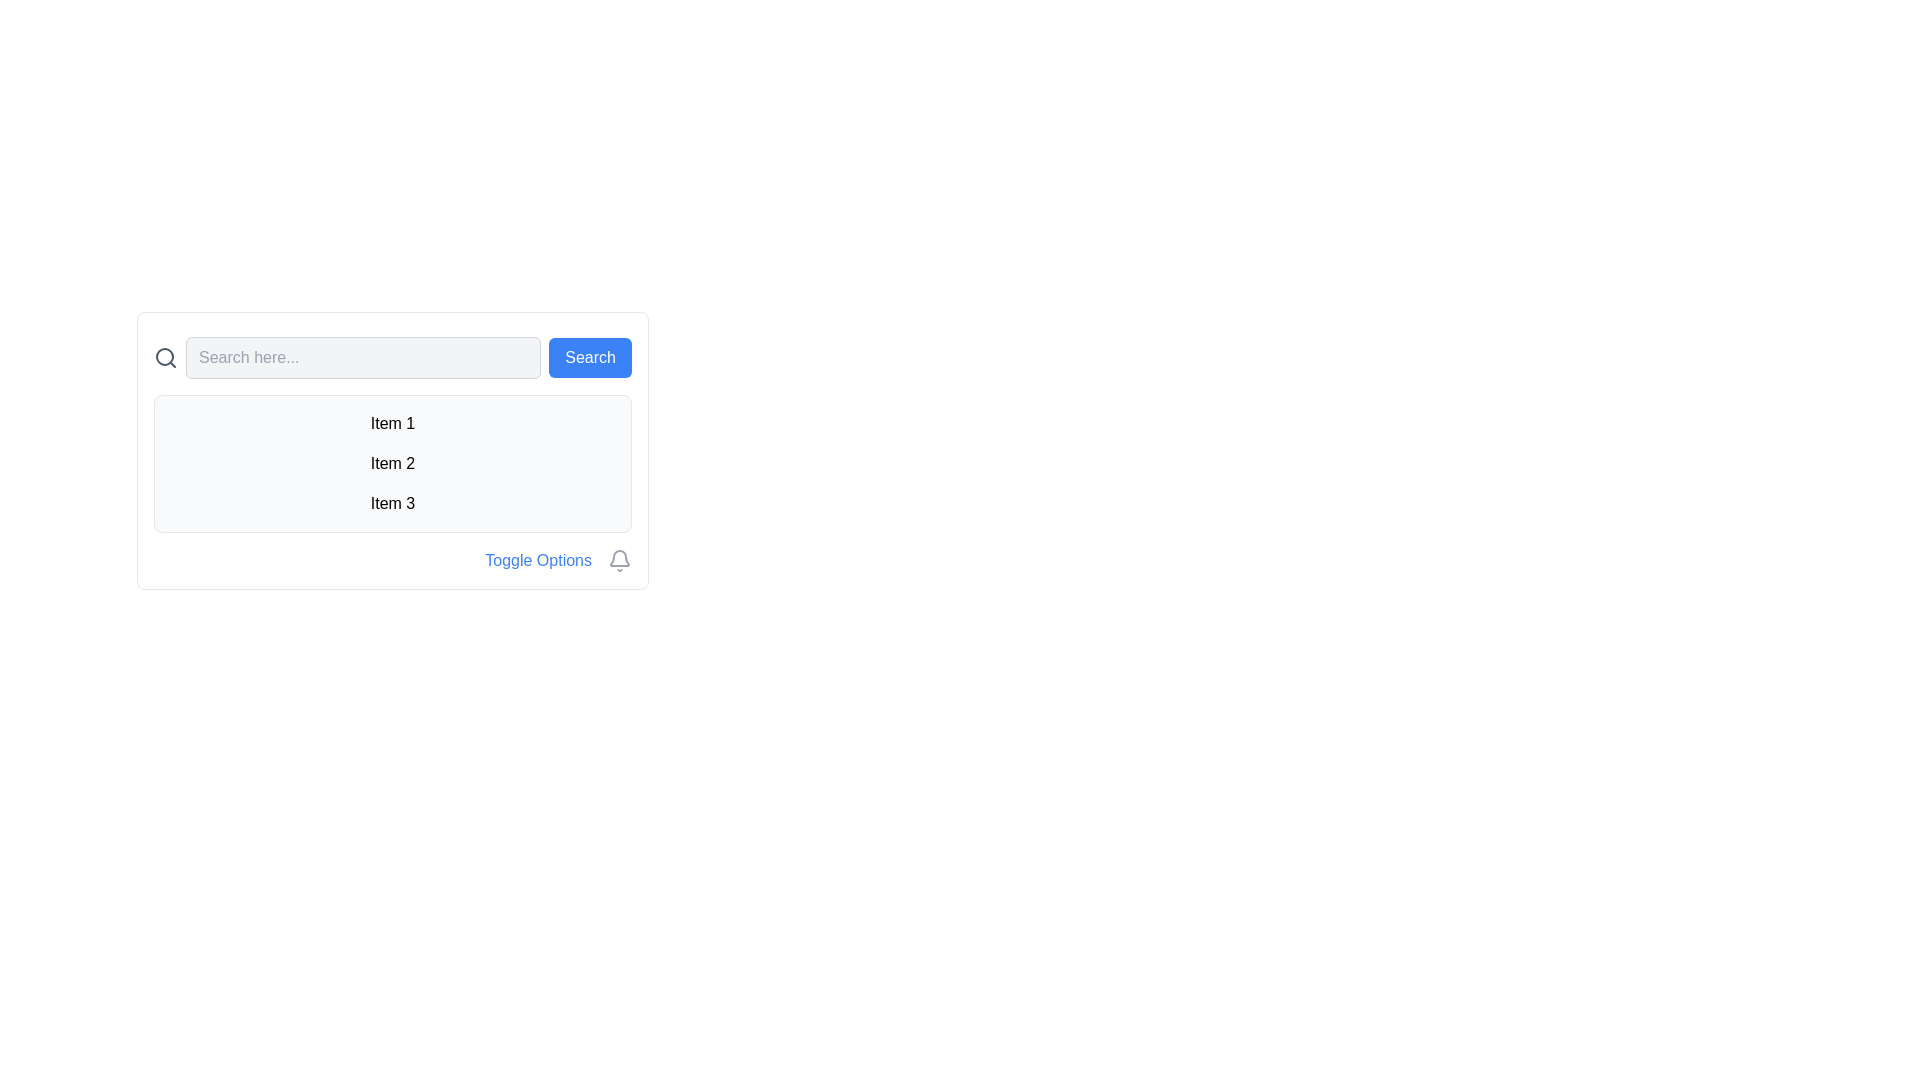 This screenshot has height=1080, width=1920. Describe the element at coordinates (164, 356) in the screenshot. I see `the circle element that represents the magnifying glass icon in the top-left corner of the search bar` at that location.